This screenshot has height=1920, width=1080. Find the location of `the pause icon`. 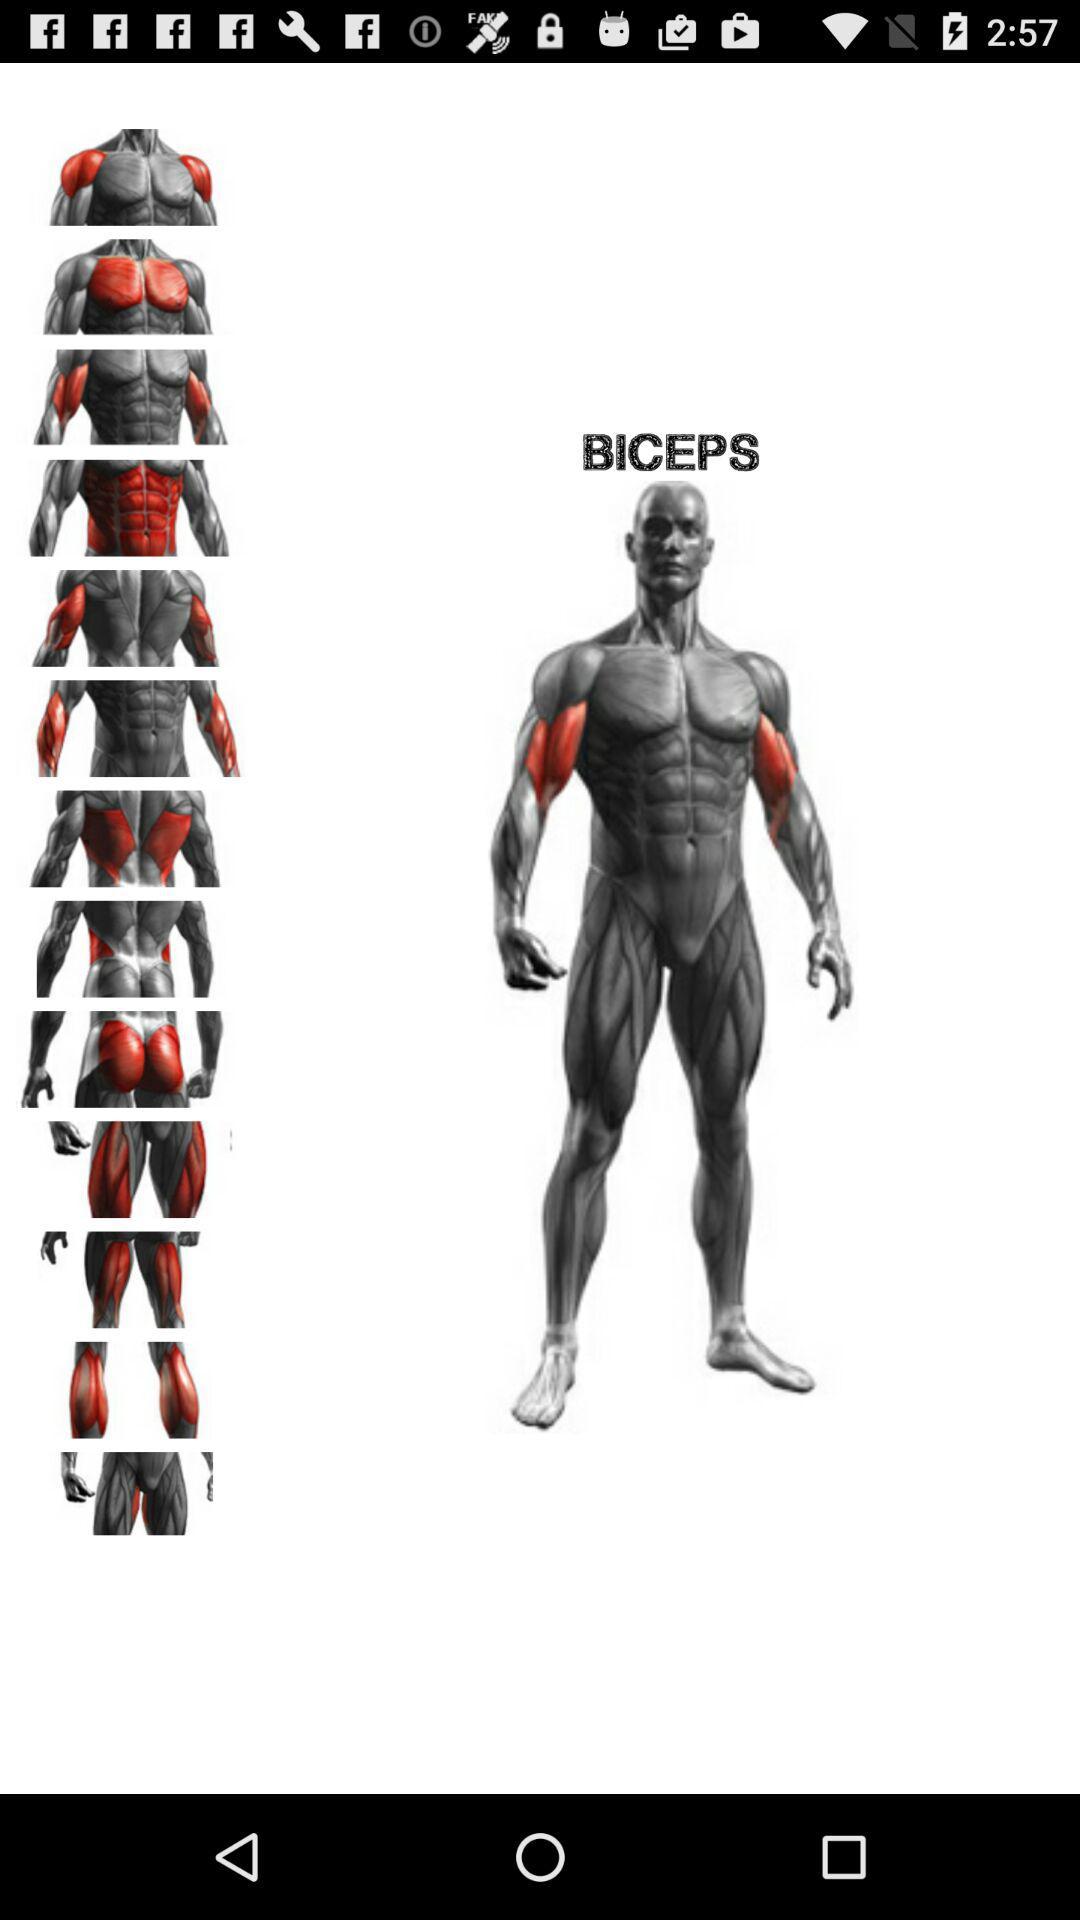

the pause icon is located at coordinates (131, 1480).